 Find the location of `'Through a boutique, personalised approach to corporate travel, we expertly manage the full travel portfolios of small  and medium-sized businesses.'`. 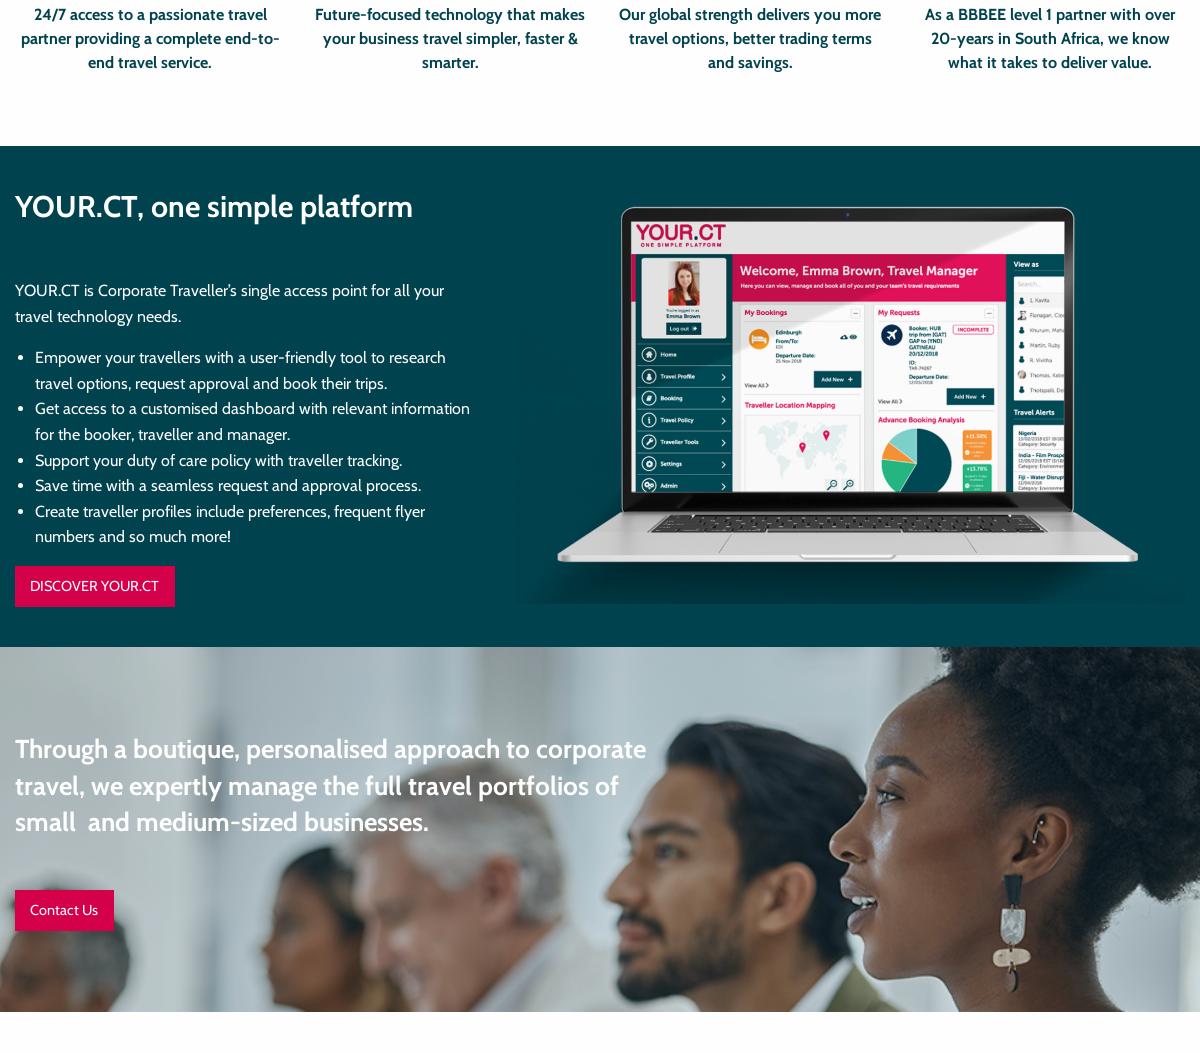

'Through a boutique, personalised approach to corporate travel, we expertly manage the full travel portfolios of small  and medium-sized businesses.' is located at coordinates (330, 785).